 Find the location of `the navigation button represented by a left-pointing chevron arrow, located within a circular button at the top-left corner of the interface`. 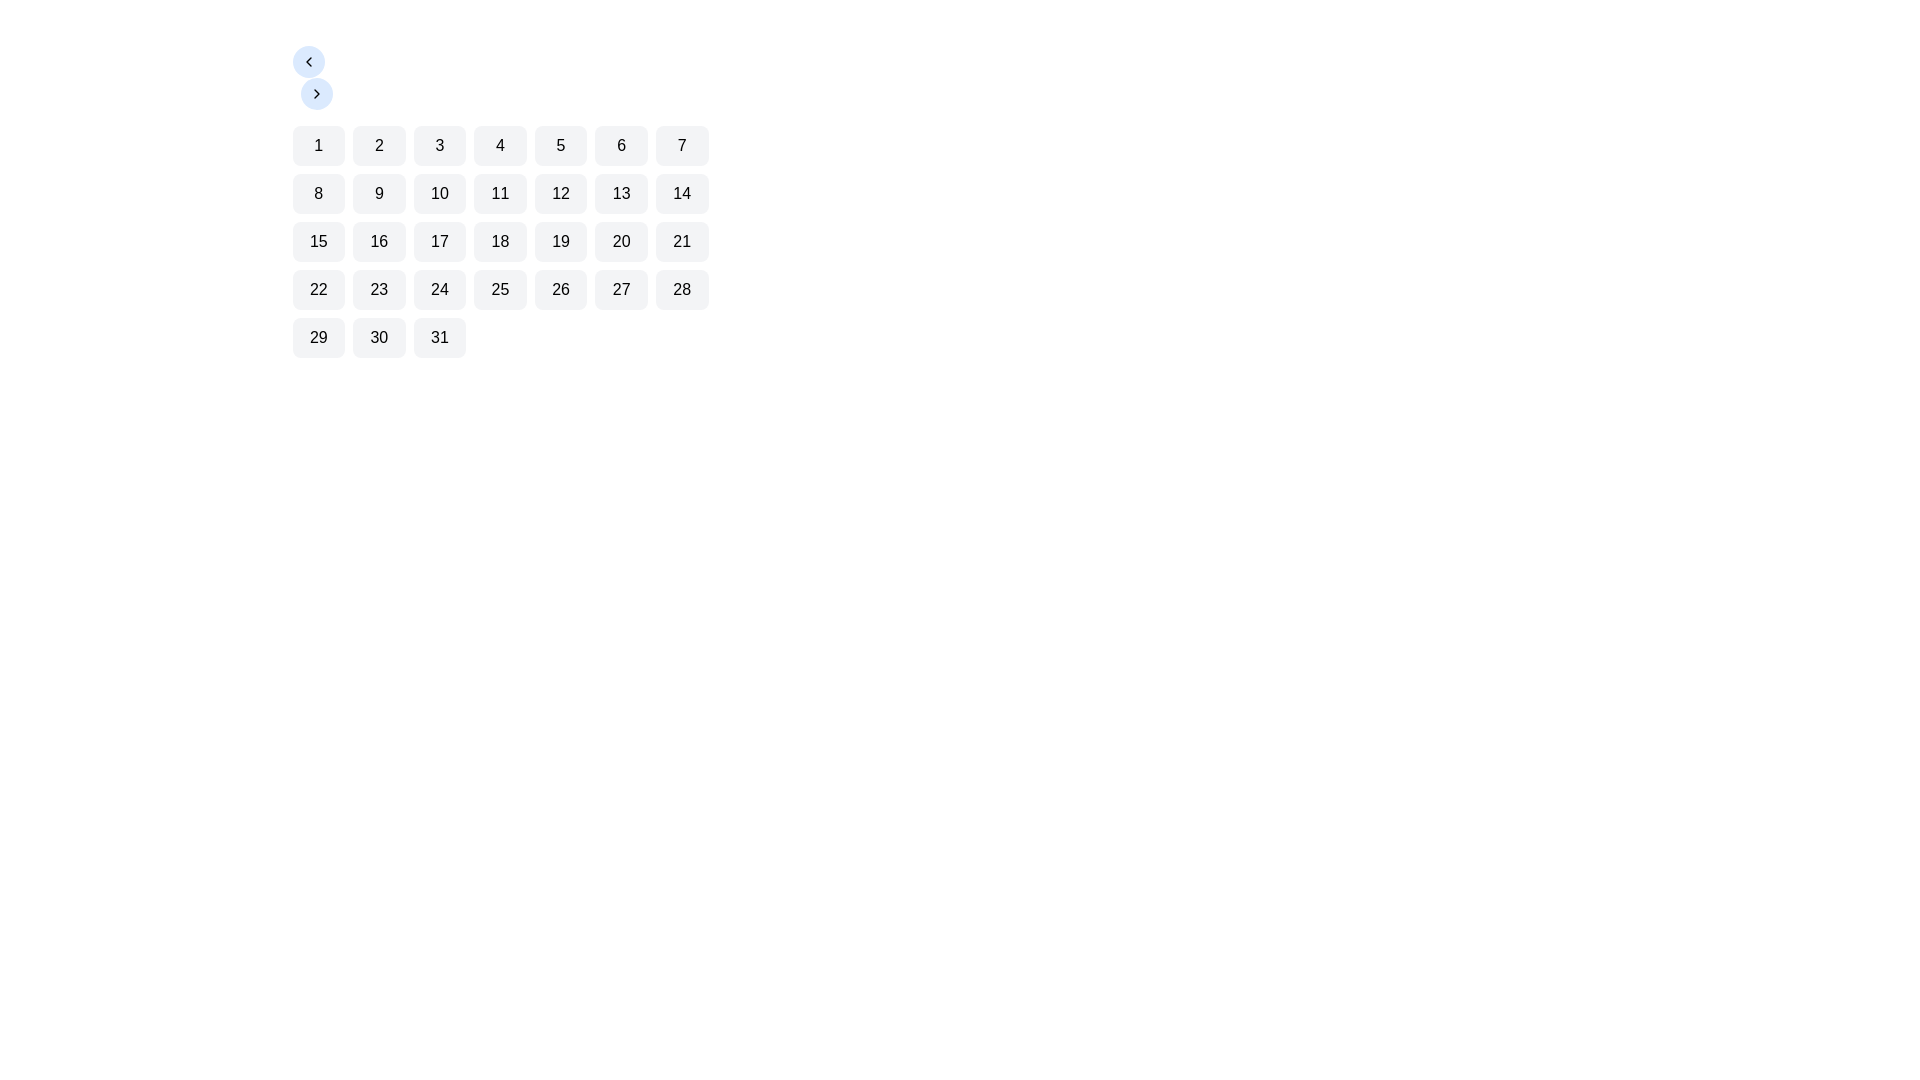

the navigation button represented by a left-pointing chevron arrow, located within a circular button at the top-left corner of the interface is located at coordinates (307, 60).